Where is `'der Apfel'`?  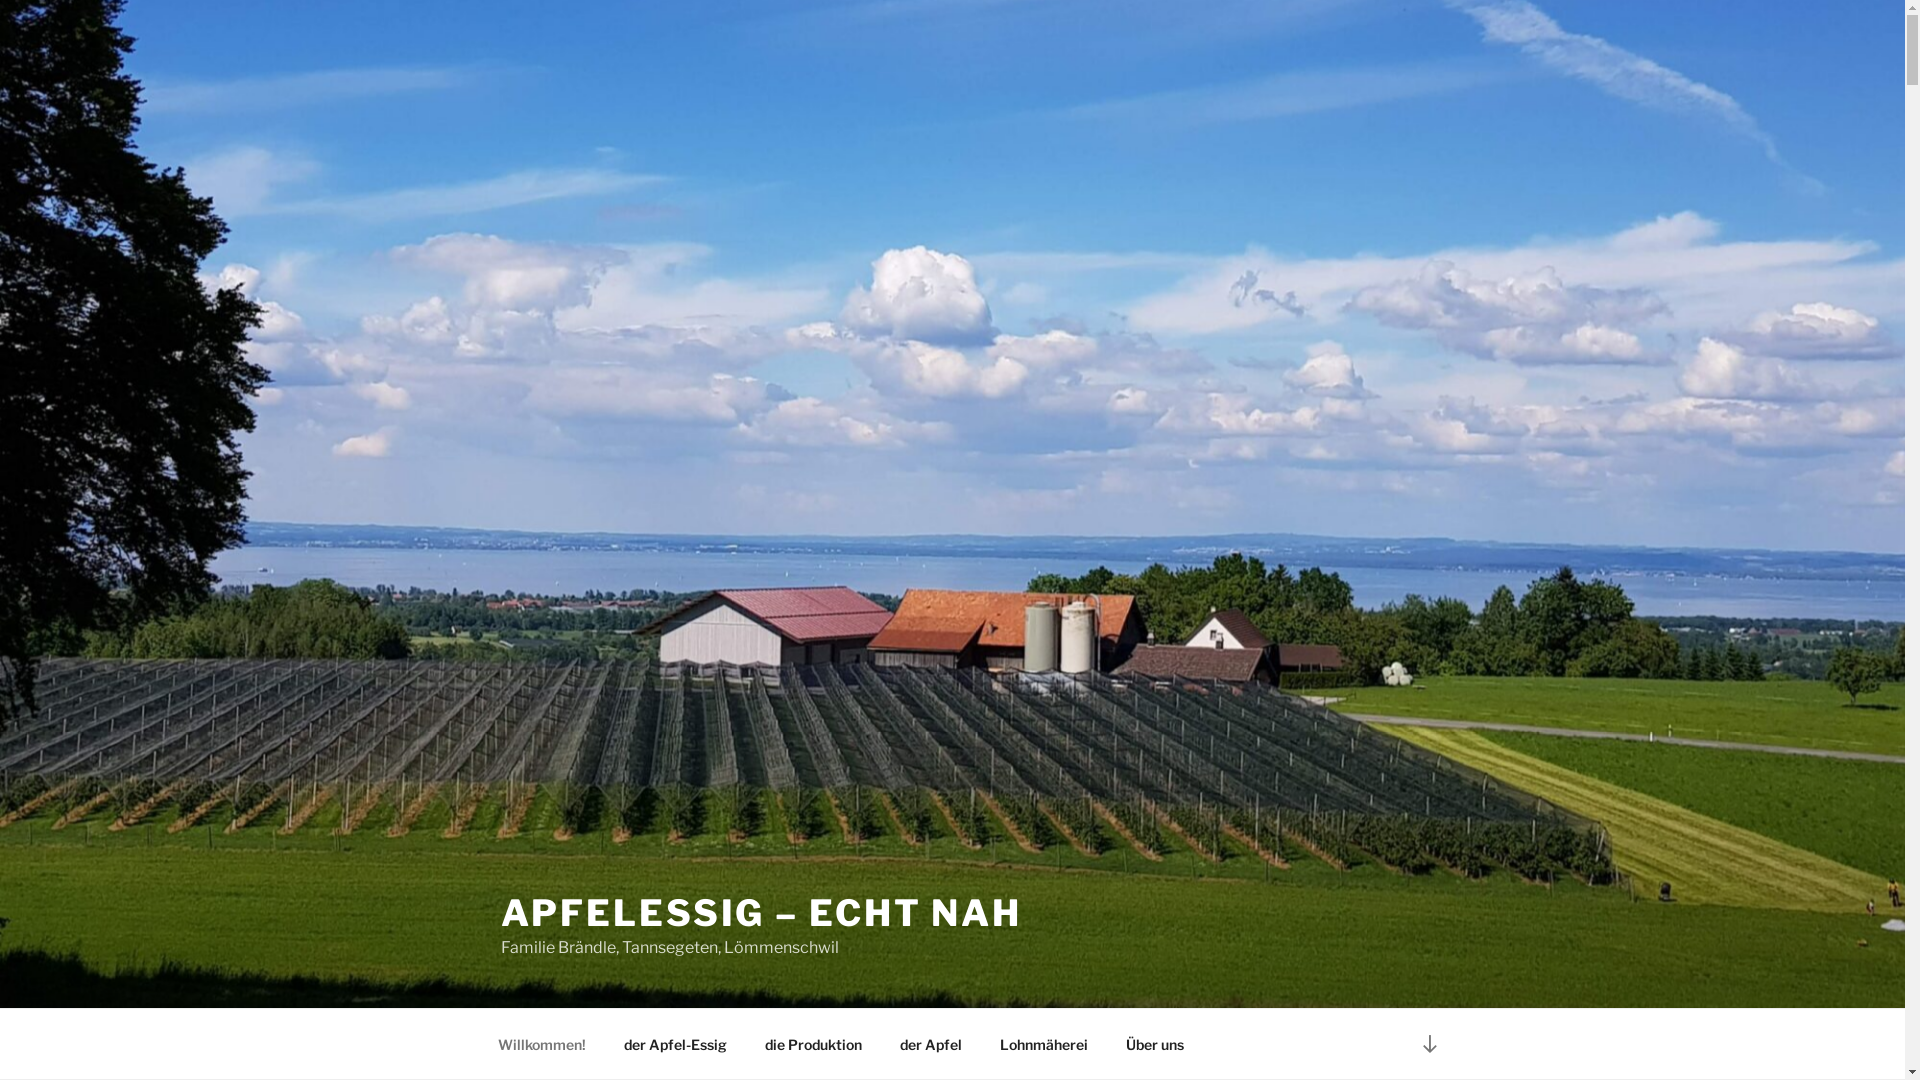
'der Apfel' is located at coordinates (881, 1043).